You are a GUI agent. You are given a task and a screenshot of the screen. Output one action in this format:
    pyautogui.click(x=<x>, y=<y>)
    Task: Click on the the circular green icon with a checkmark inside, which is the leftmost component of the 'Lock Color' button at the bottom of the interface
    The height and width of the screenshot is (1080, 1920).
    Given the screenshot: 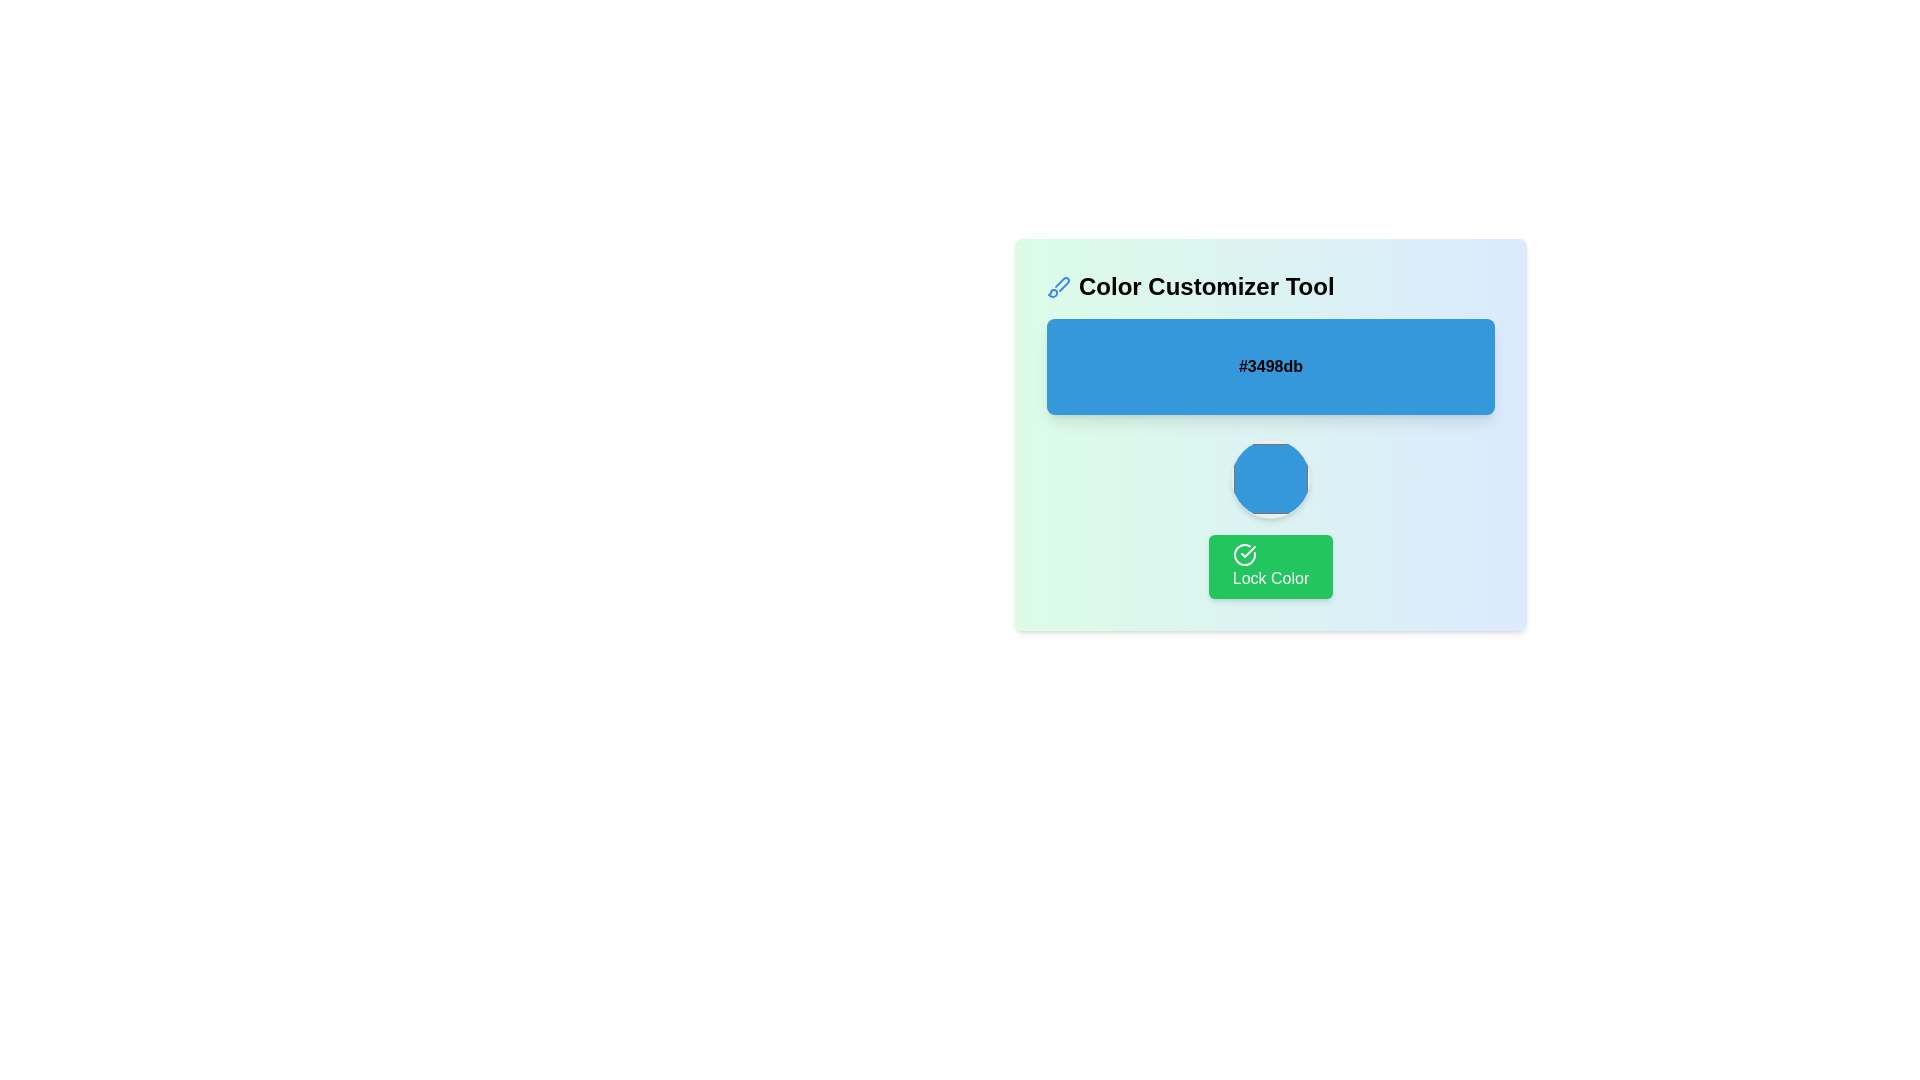 What is the action you would take?
    pyautogui.click(x=1243, y=555)
    